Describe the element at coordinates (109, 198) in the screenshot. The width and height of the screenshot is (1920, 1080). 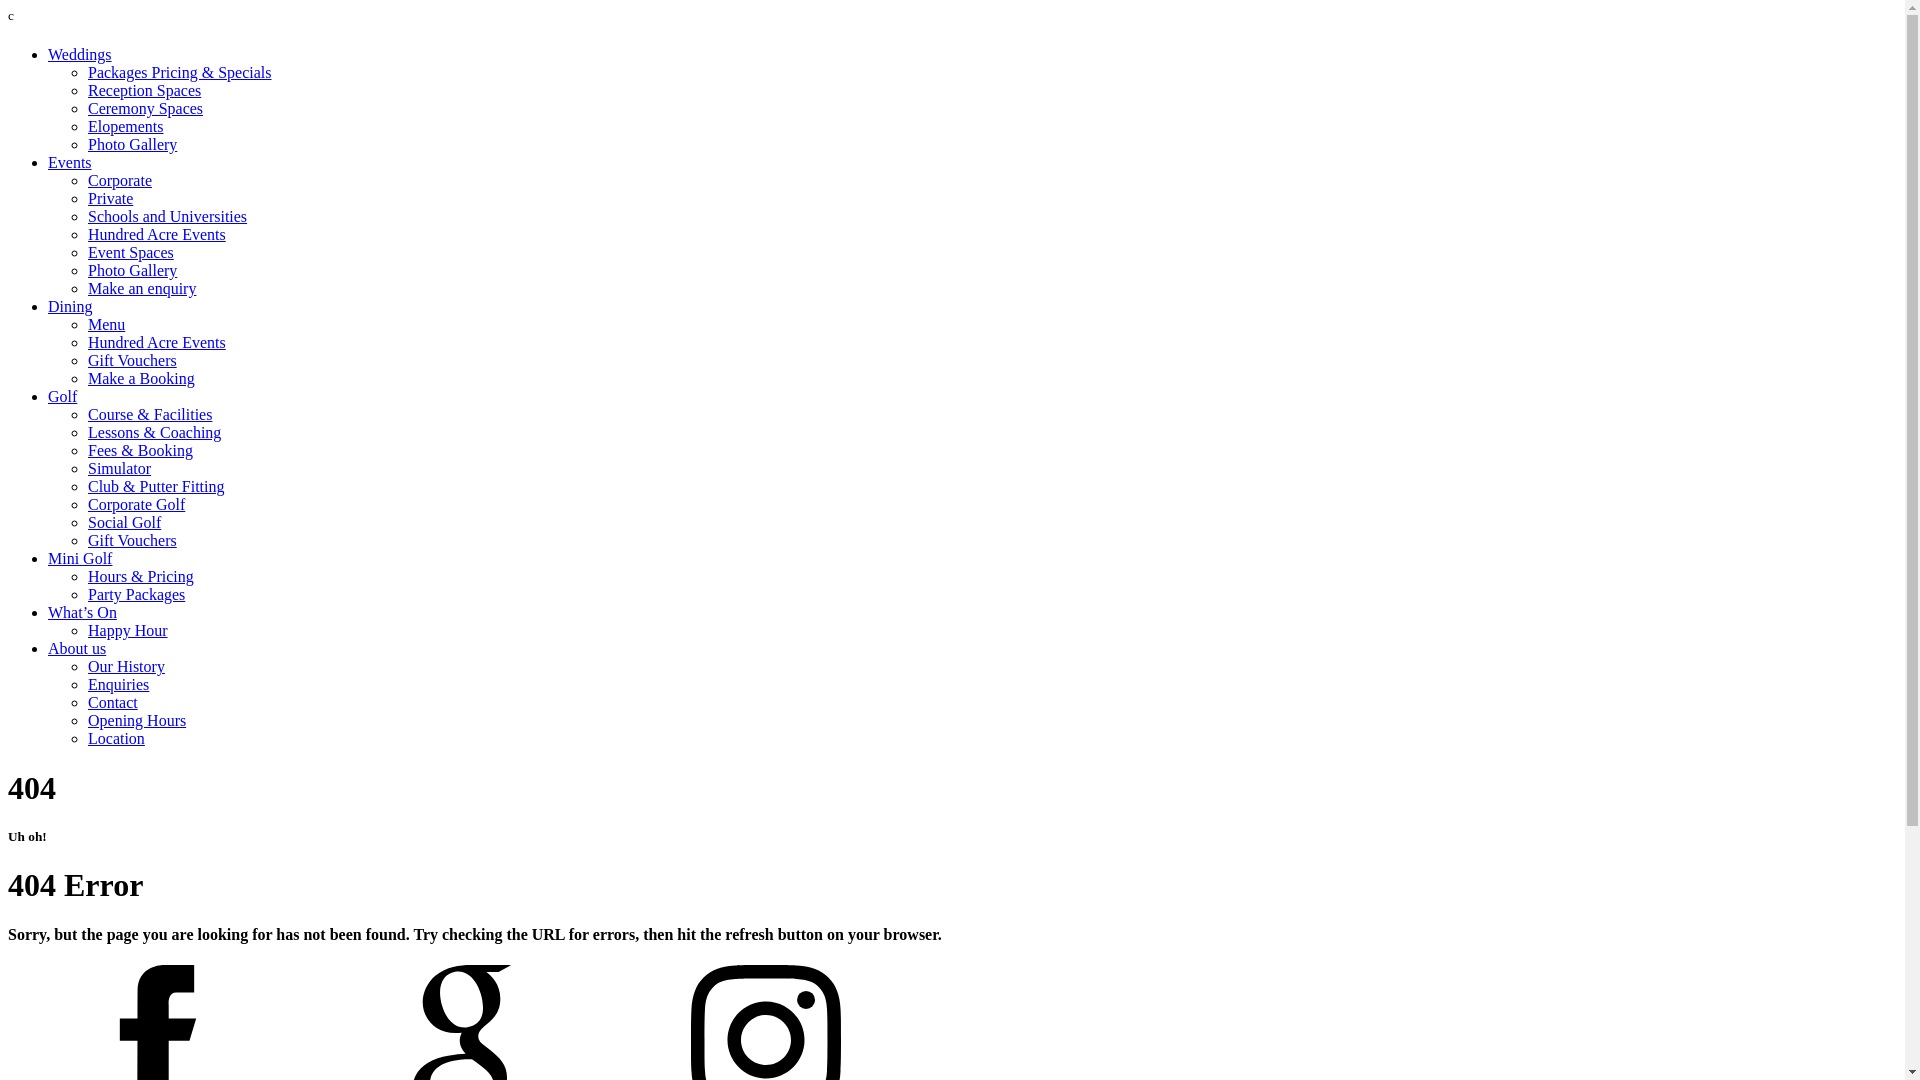
I see `'Private'` at that location.